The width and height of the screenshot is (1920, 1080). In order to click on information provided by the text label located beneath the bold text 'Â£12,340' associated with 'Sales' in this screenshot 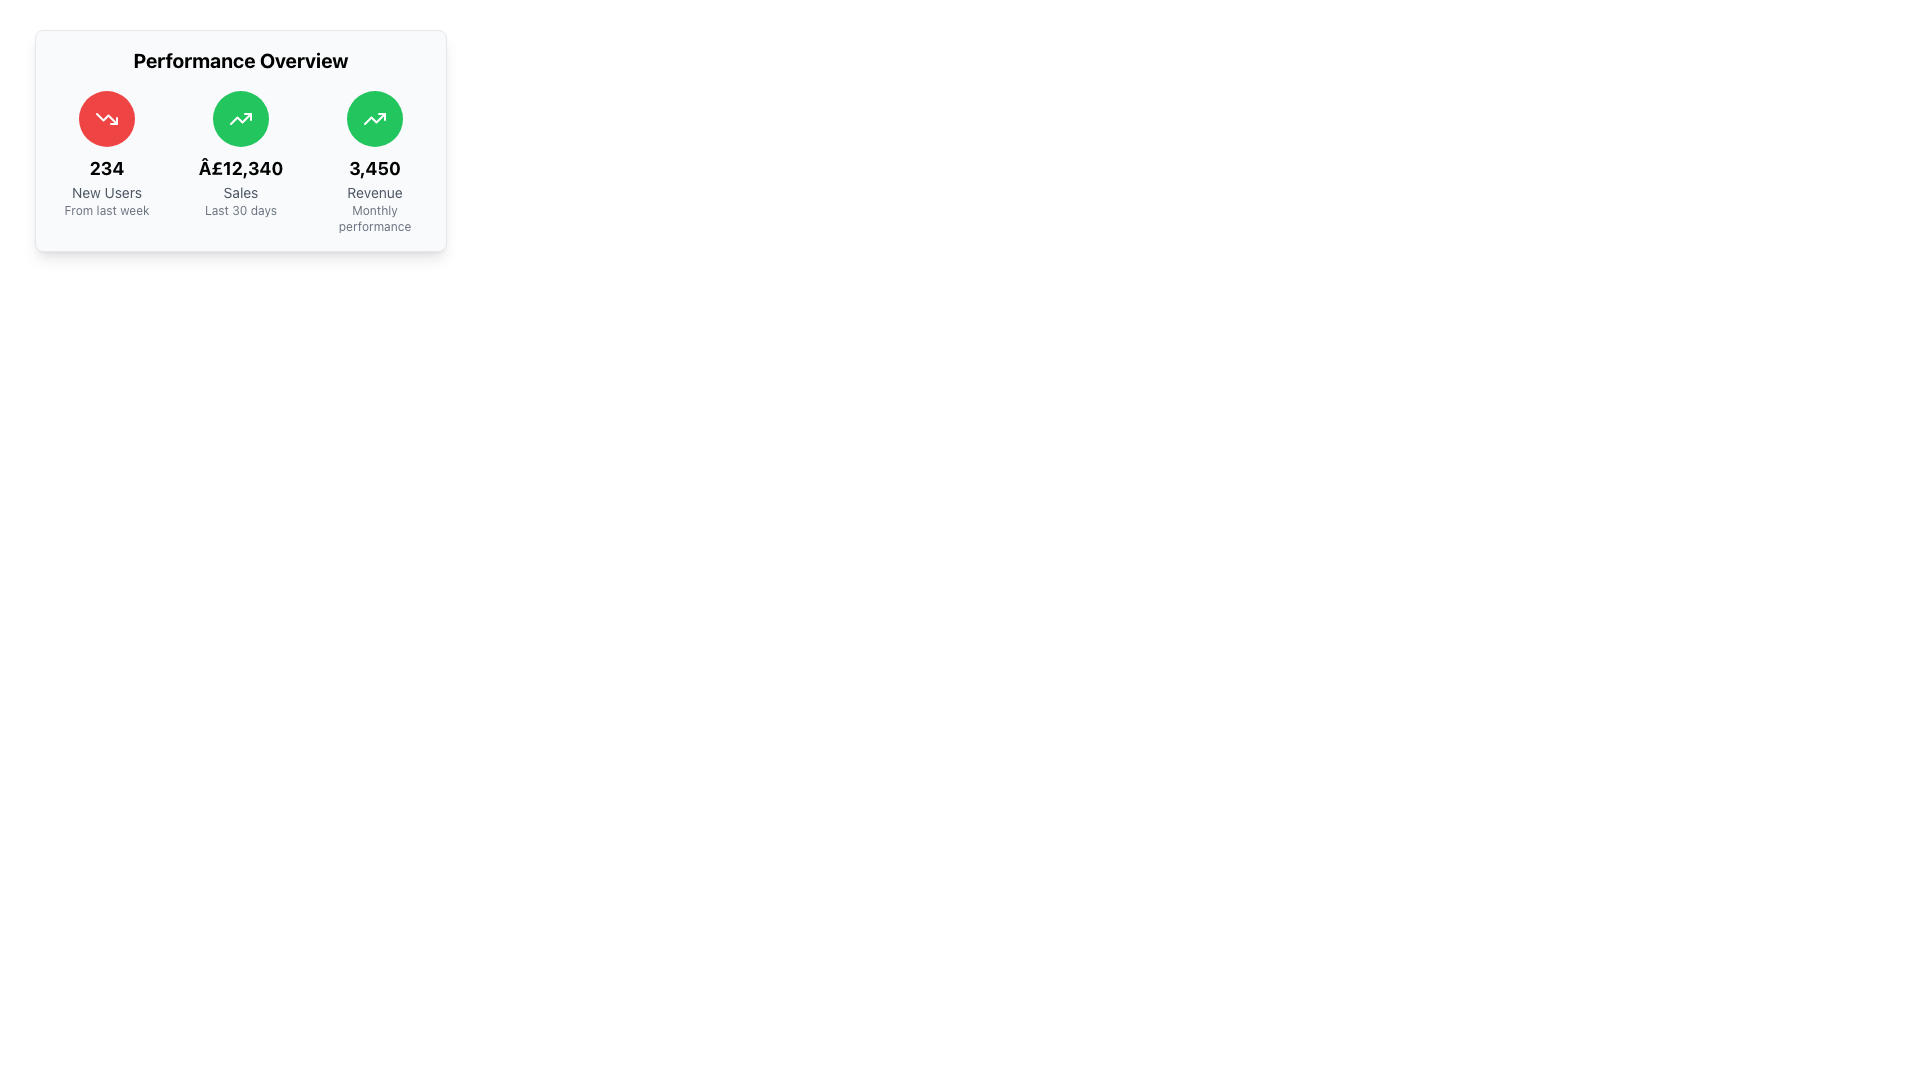, I will do `click(240, 211)`.